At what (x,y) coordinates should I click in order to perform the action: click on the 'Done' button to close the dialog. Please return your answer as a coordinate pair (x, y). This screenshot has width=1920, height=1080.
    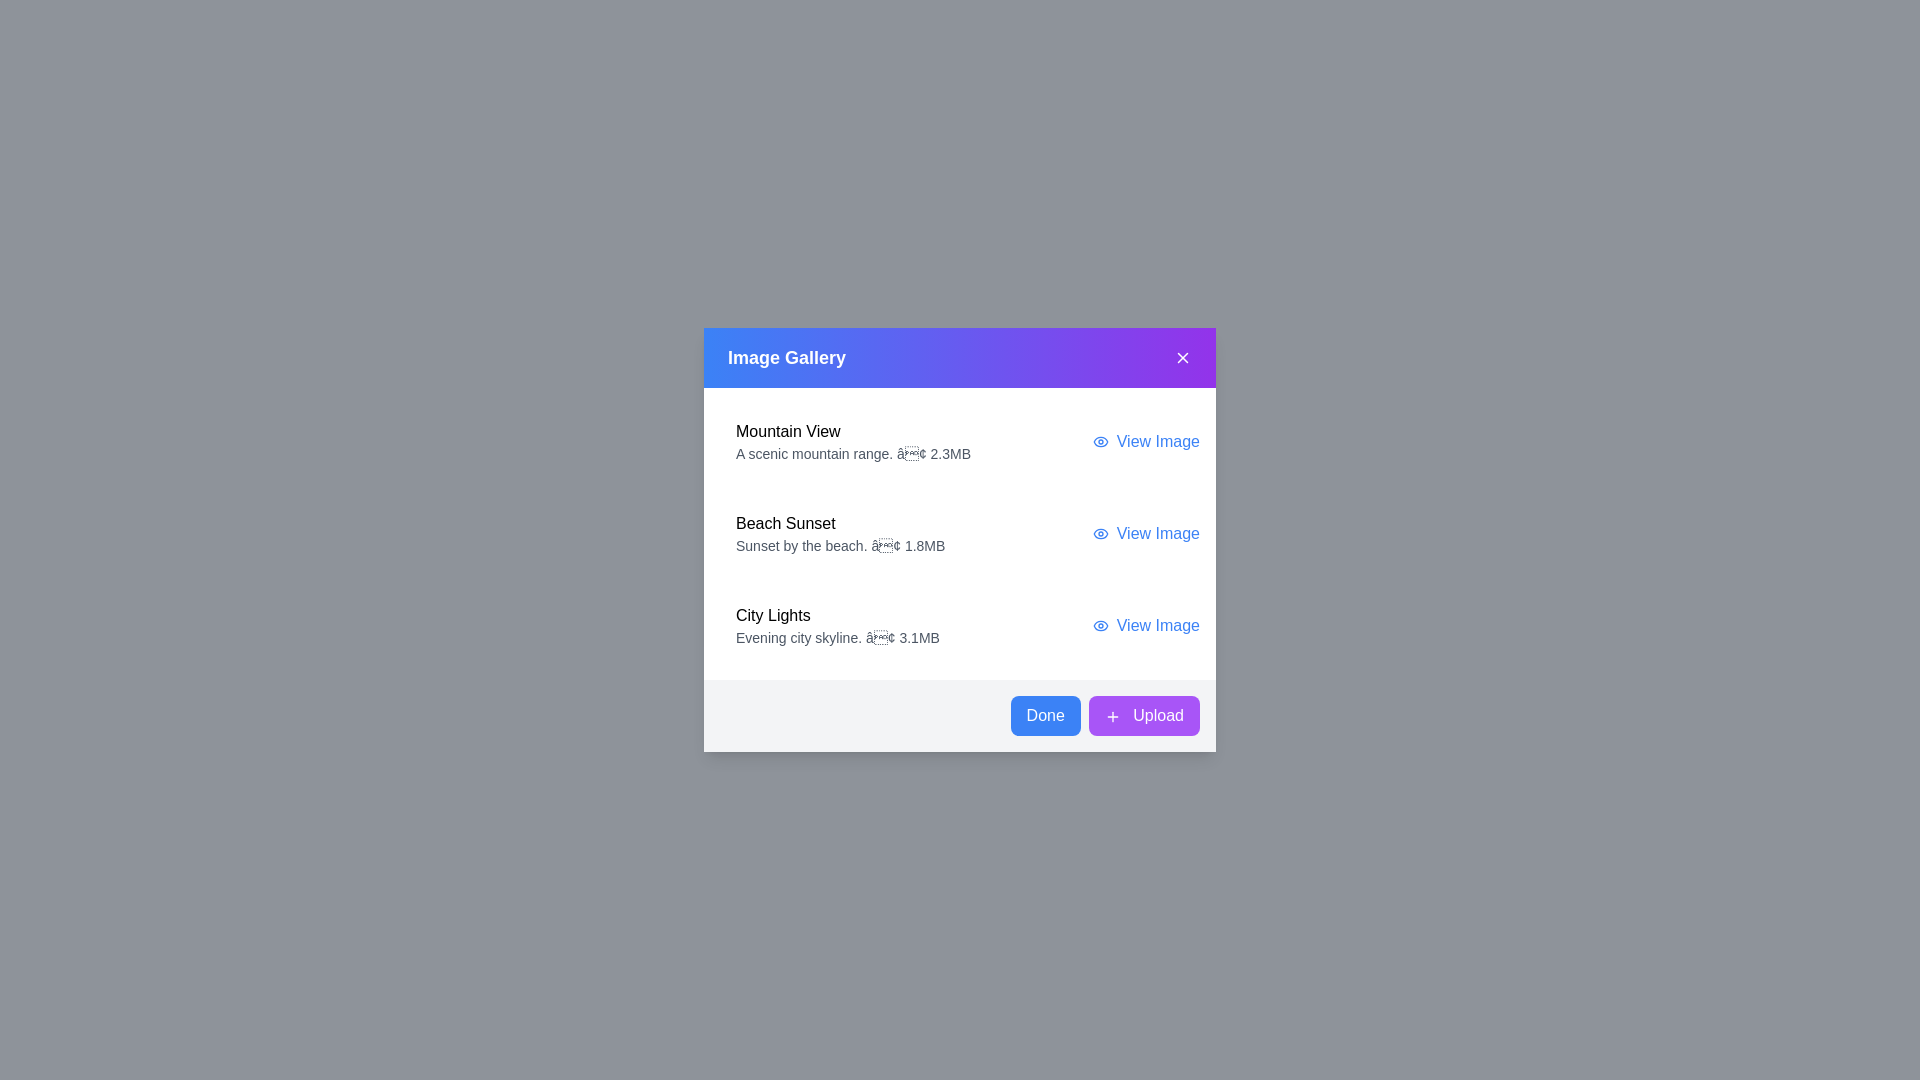
    Looking at the image, I should click on (1044, 715).